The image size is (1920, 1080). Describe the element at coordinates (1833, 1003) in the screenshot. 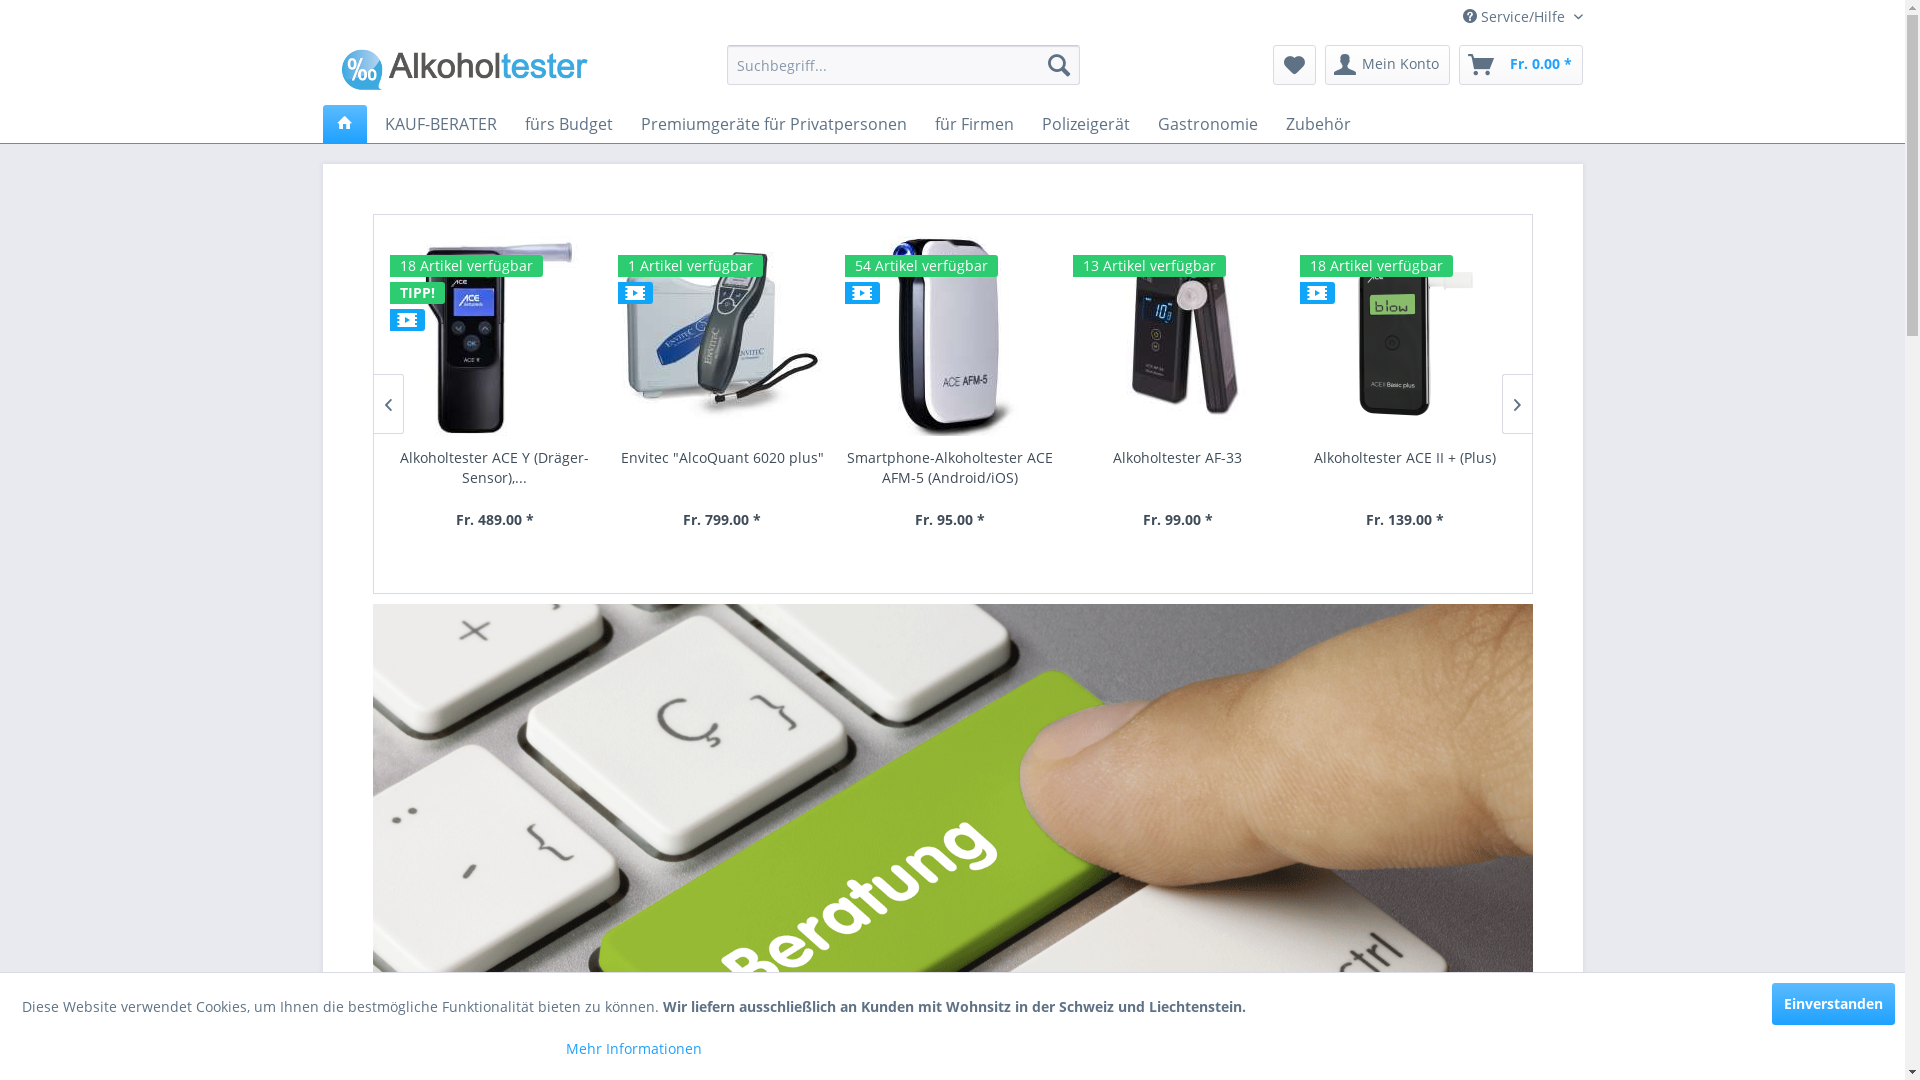

I see `'Einverstanden'` at that location.